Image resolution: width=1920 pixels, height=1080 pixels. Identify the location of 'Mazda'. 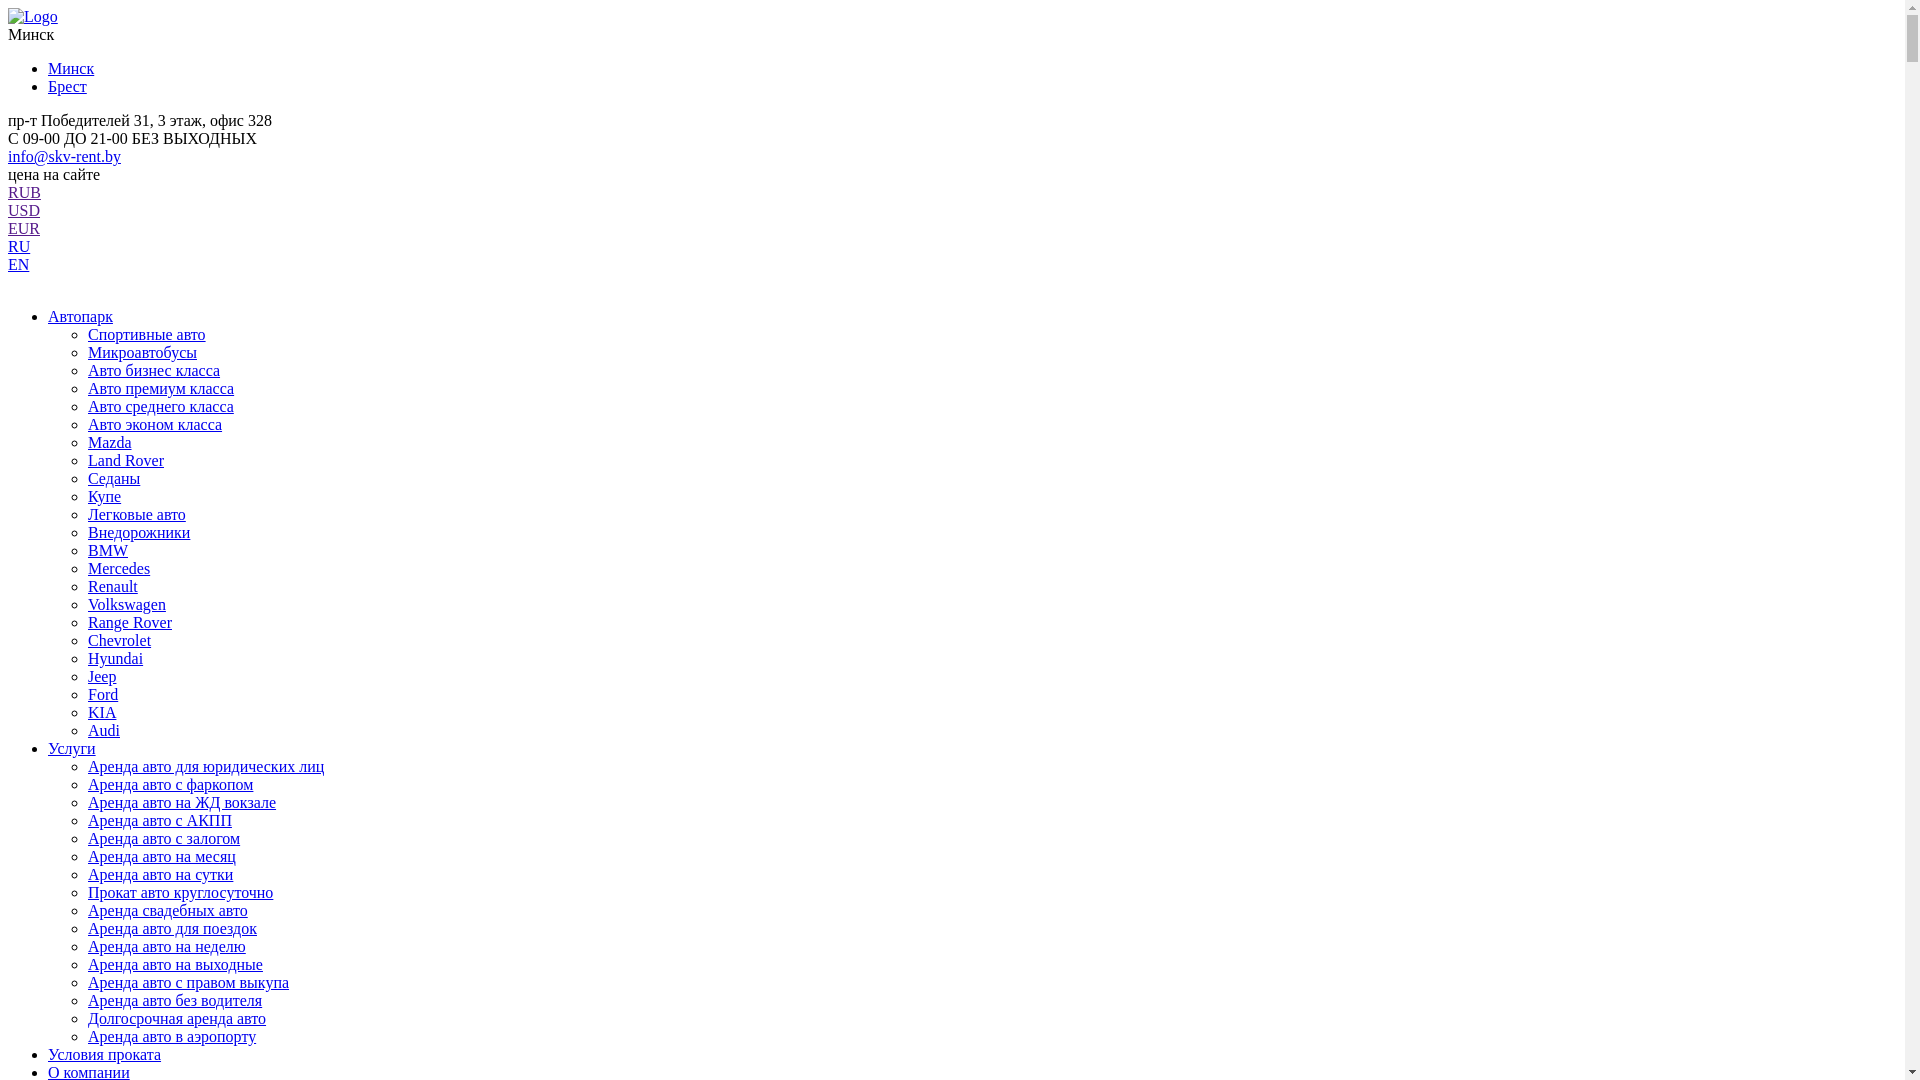
(86, 441).